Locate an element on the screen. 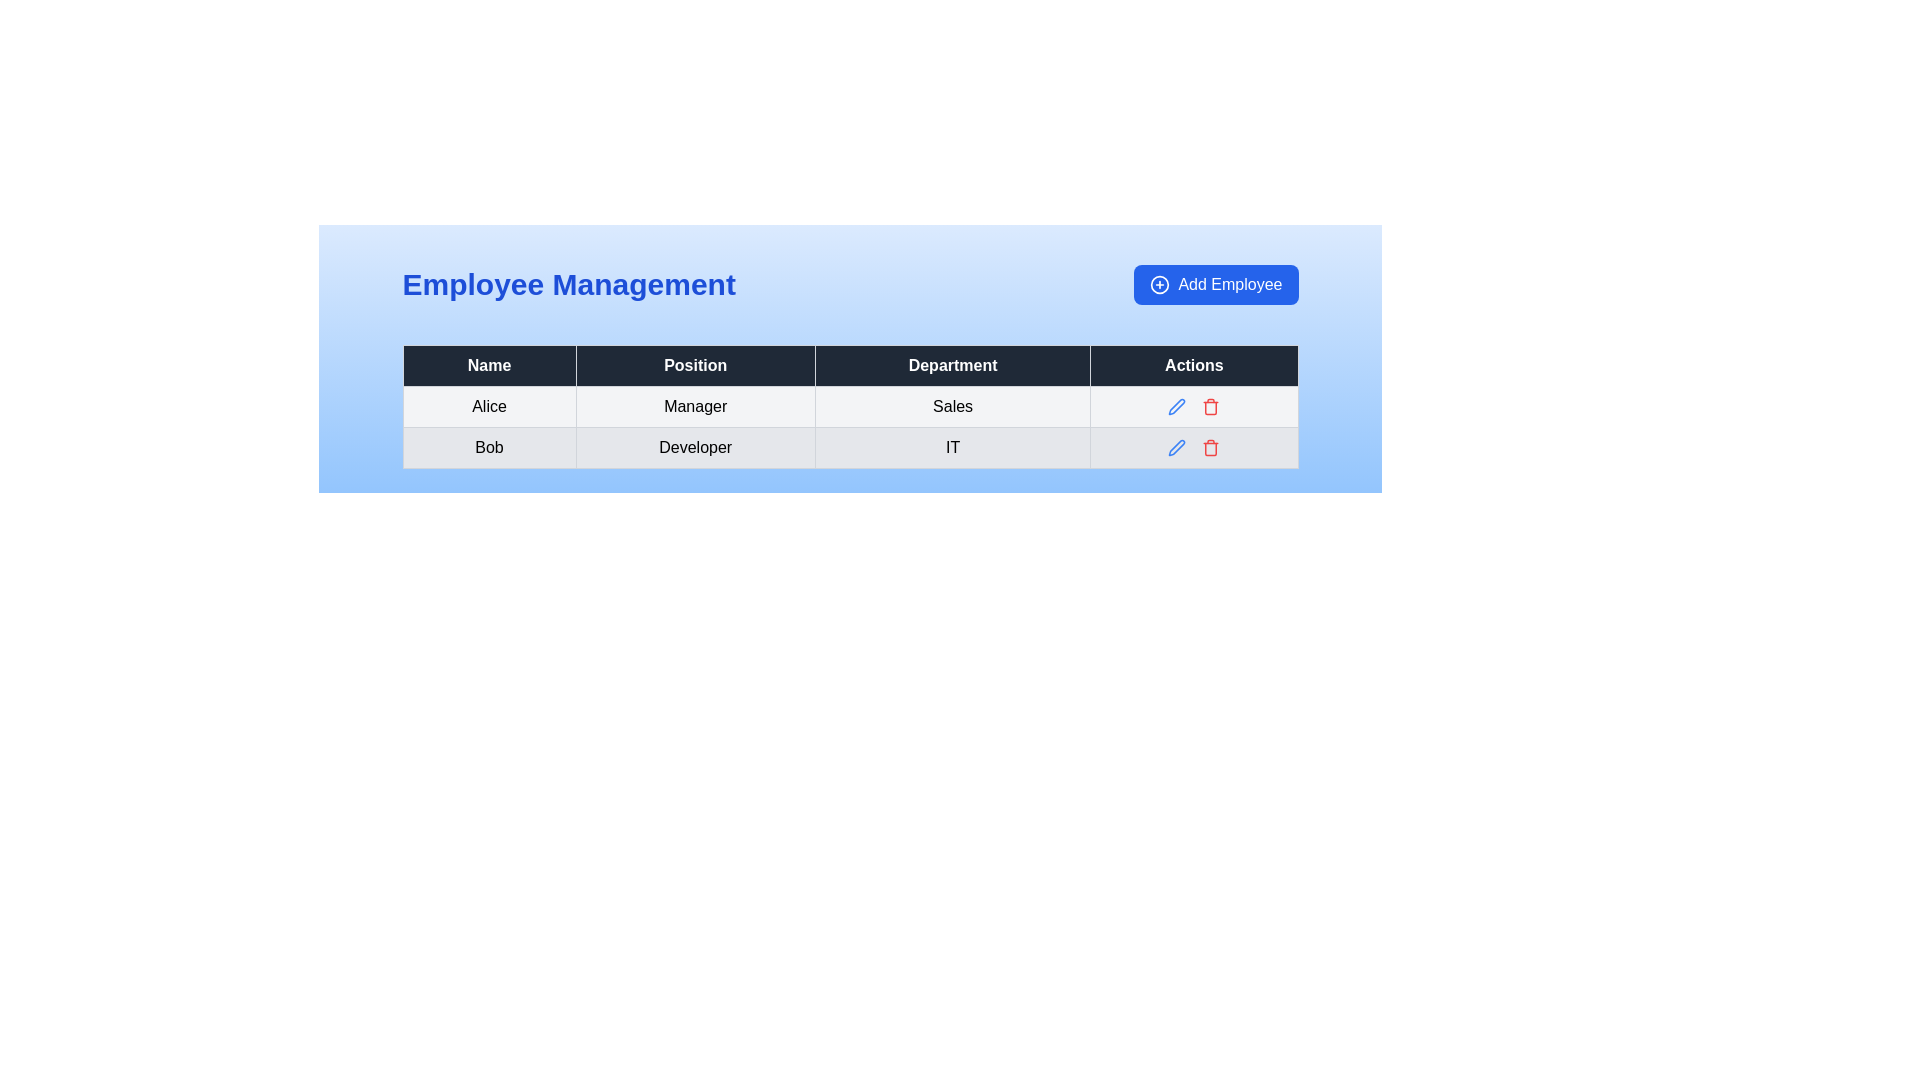 This screenshot has width=1920, height=1080. the innermost circle of the 'Add Employee' button located at the top-right corner of the interface, which is surrounded by lines forming a plus sign is located at coordinates (1160, 285).